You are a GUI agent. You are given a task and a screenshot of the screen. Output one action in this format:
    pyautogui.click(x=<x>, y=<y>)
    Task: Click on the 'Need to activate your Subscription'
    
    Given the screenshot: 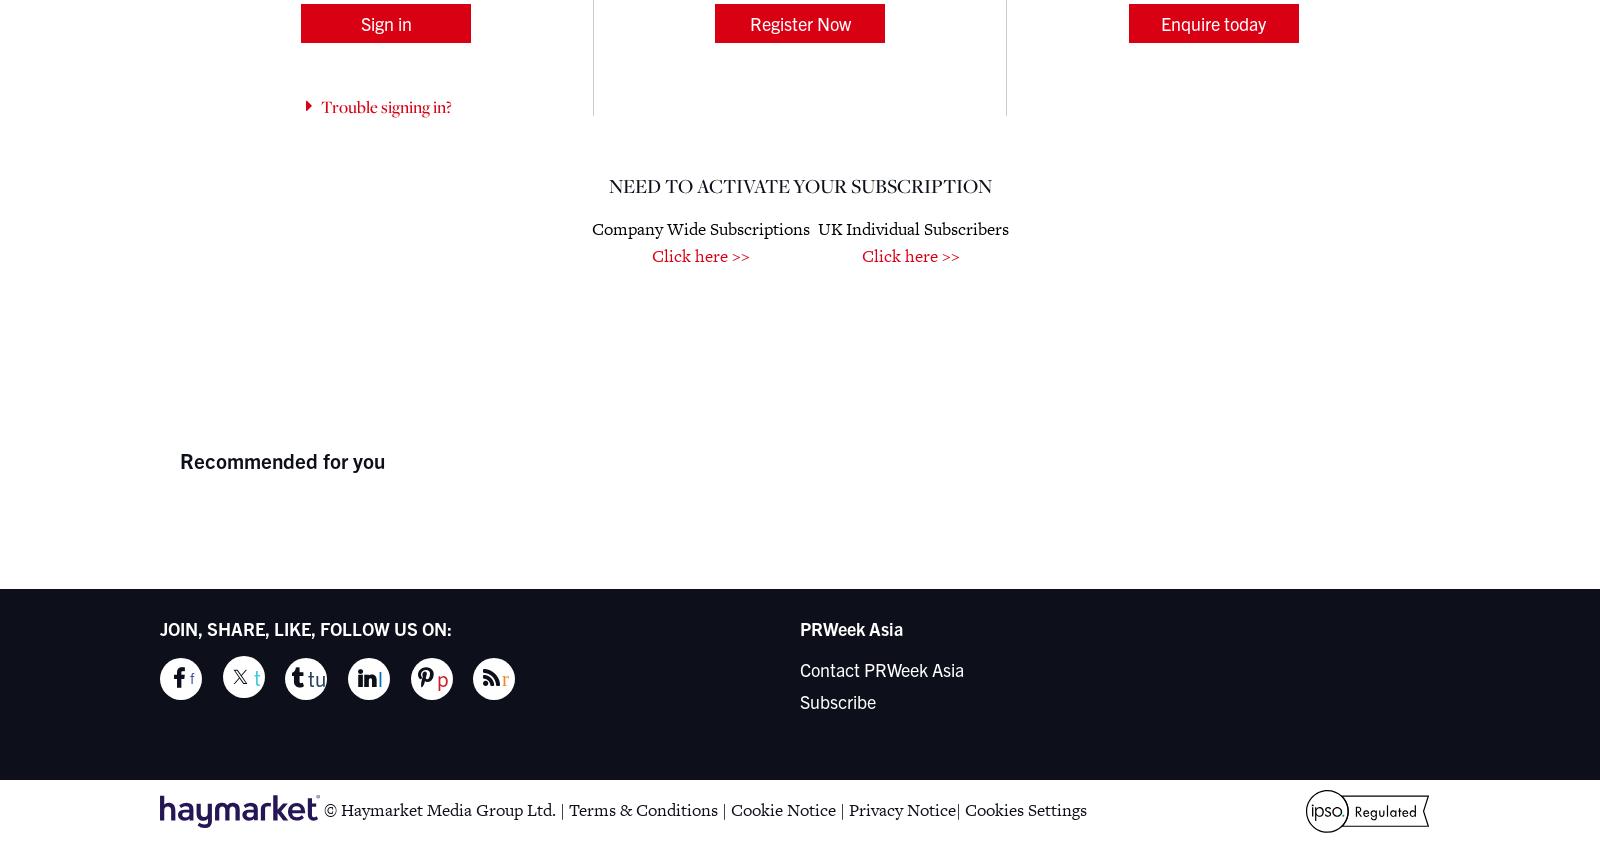 What is the action you would take?
    pyautogui.click(x=799, y=185)
    